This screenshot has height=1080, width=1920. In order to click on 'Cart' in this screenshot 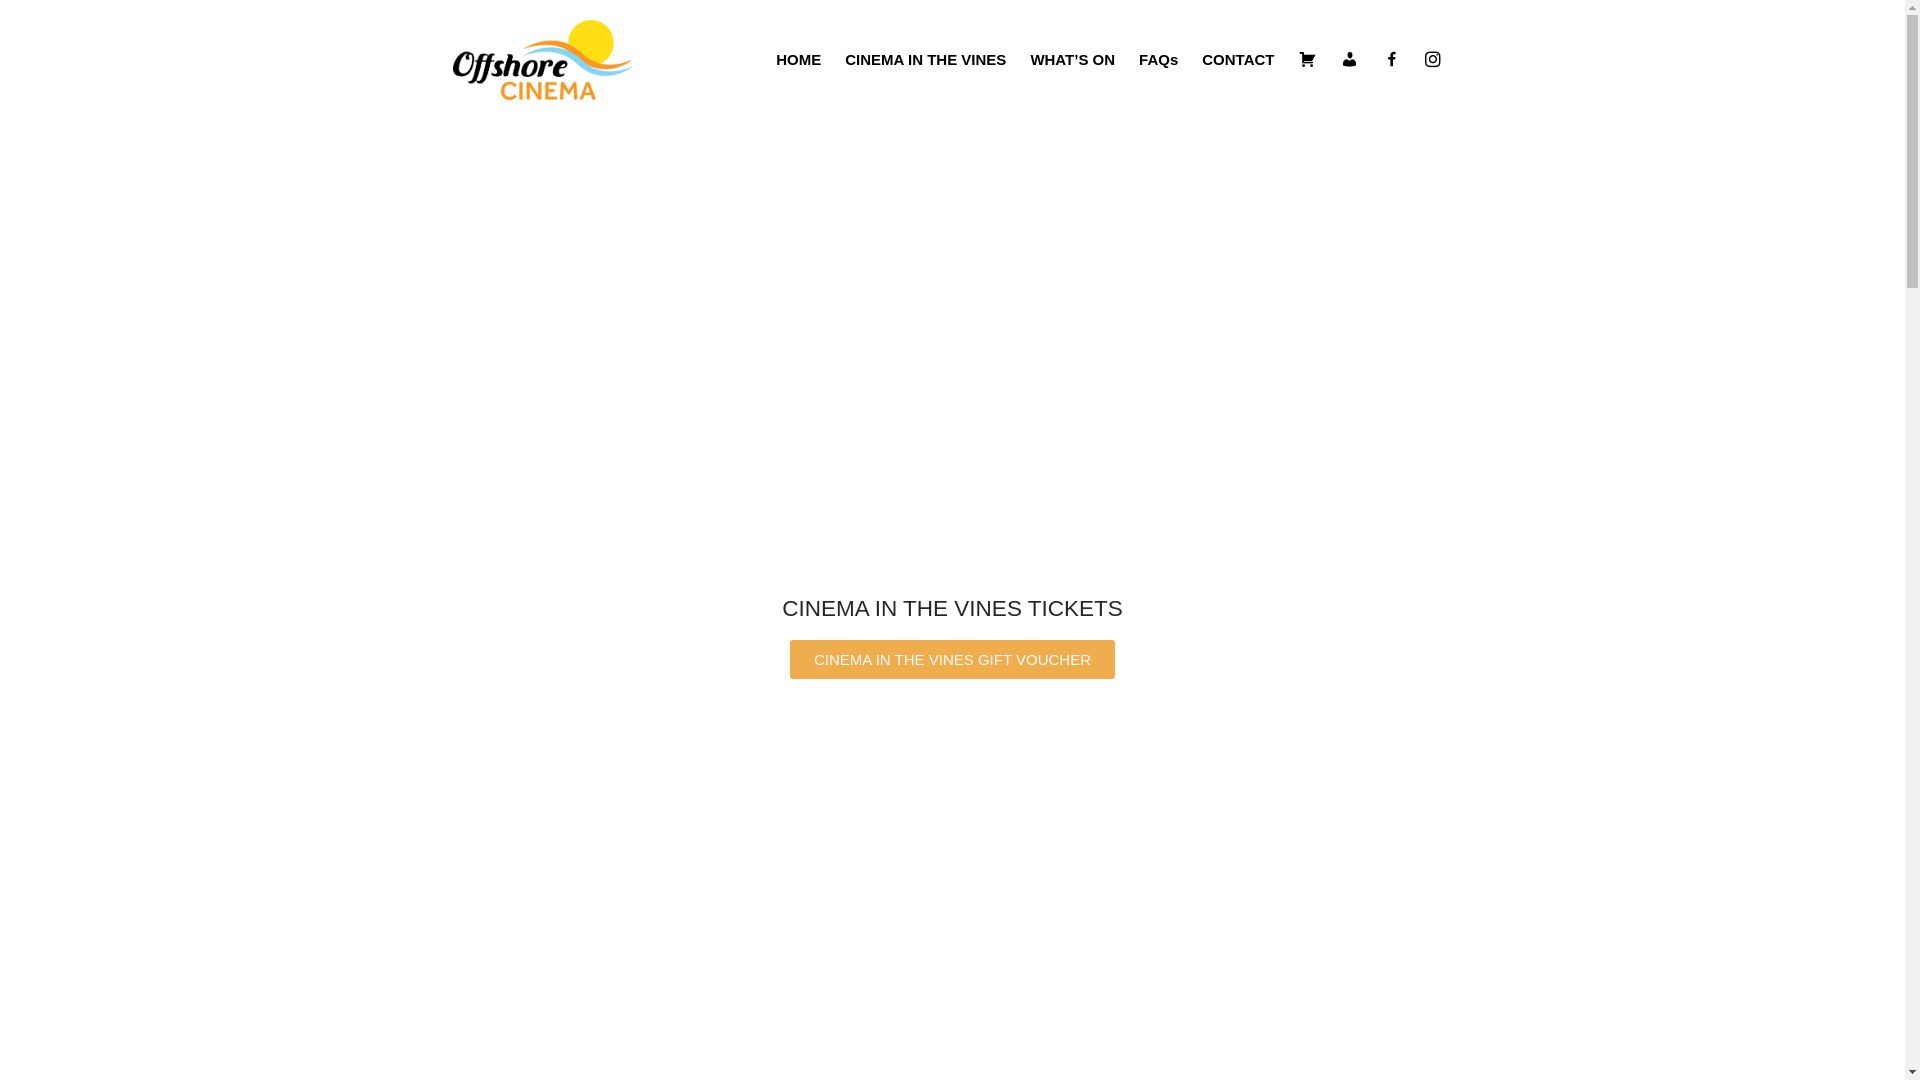, I will do `click(1306, 59)`.